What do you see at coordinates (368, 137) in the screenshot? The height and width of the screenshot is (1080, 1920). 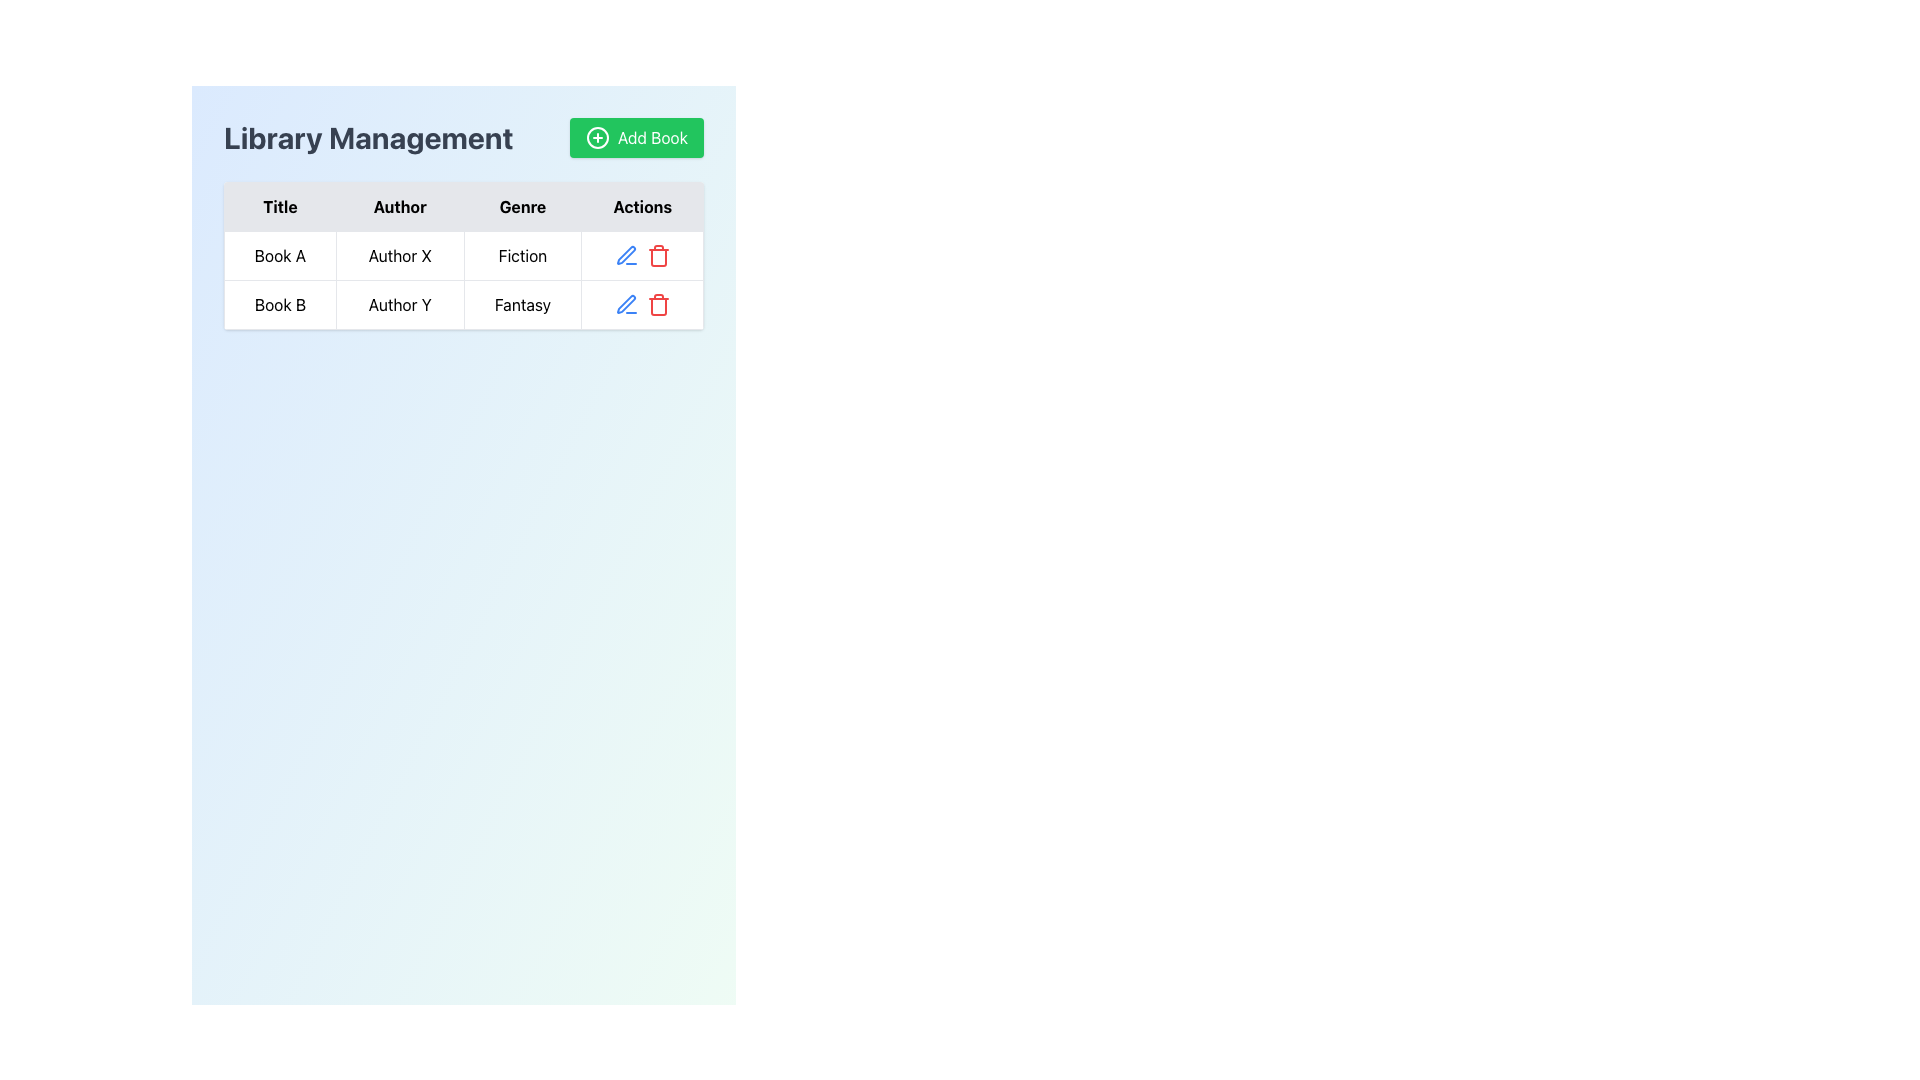 I see `text label that displays 'Library Management', which is prominently styled in a bold gray font and located in the top-left section of the interface` at bounding box center [368, 137].